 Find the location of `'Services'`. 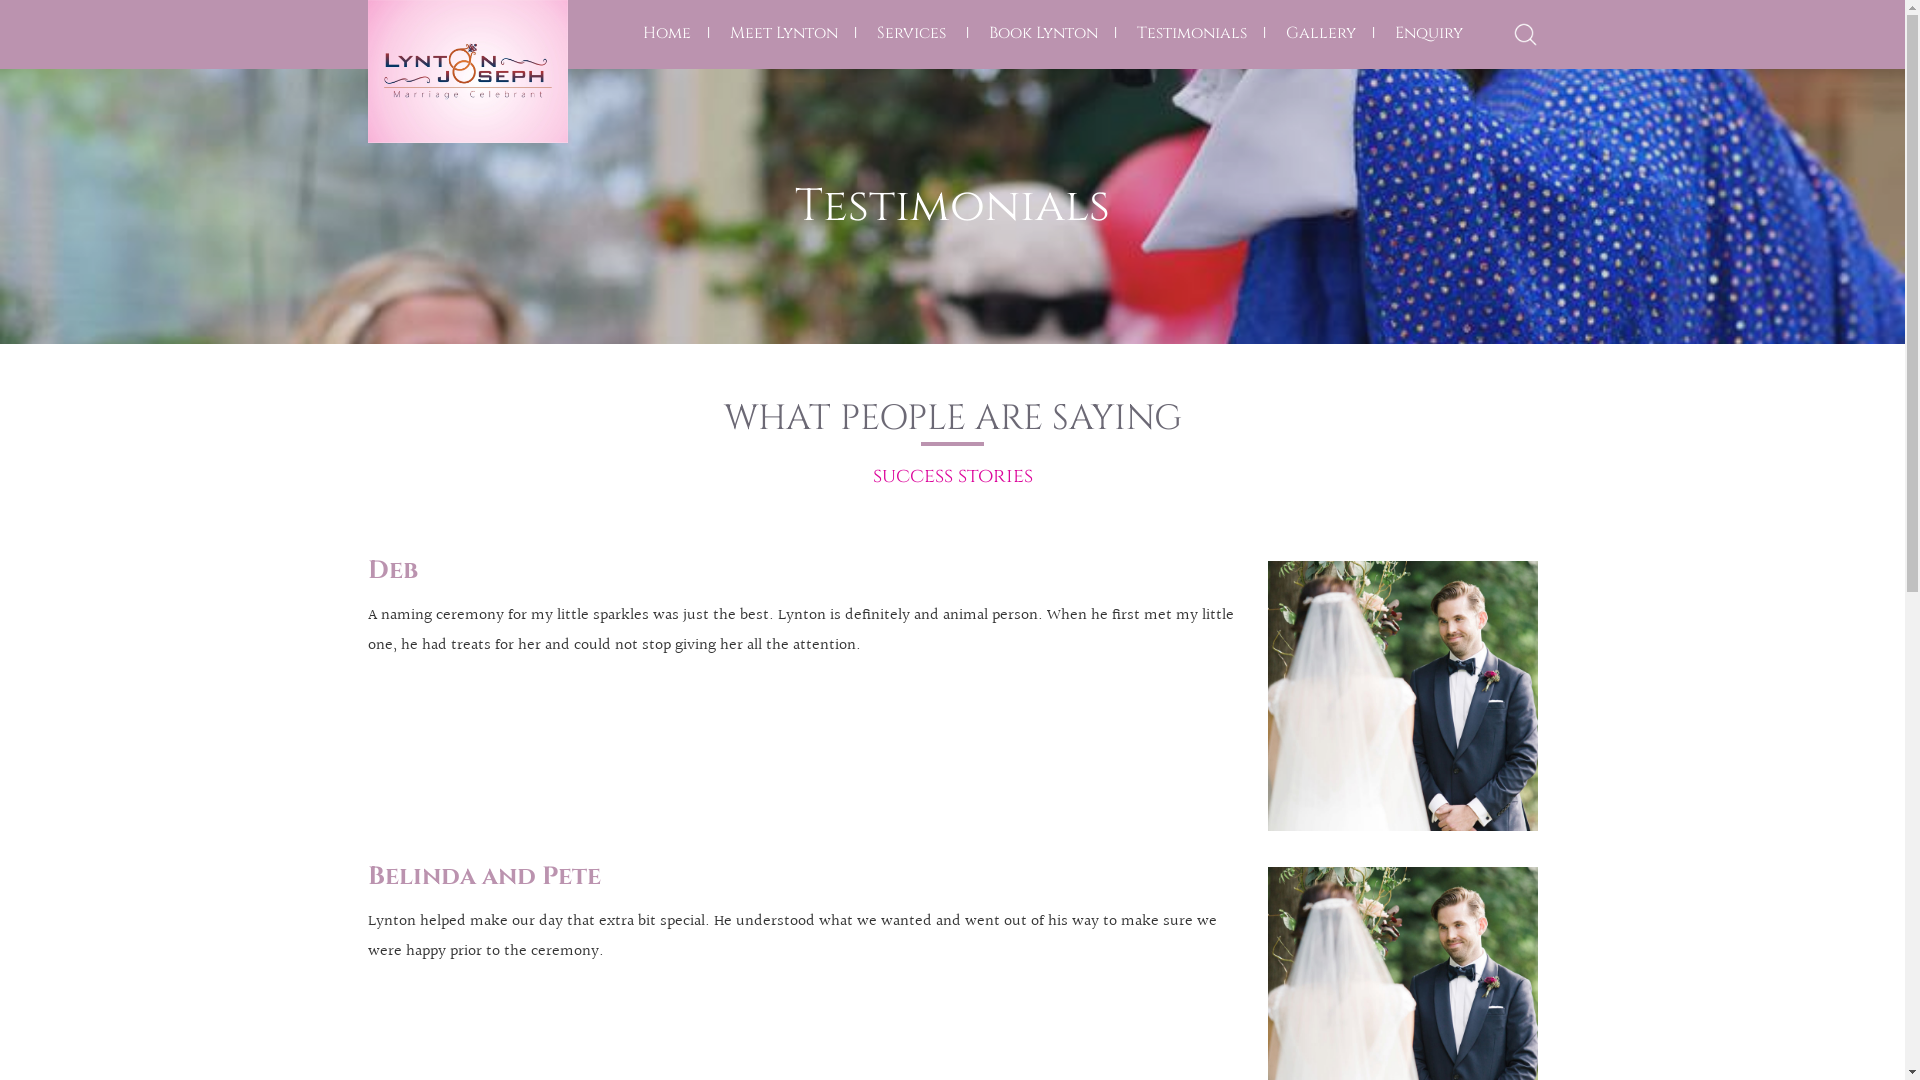

'Services' is located at coordinates (909, 33).